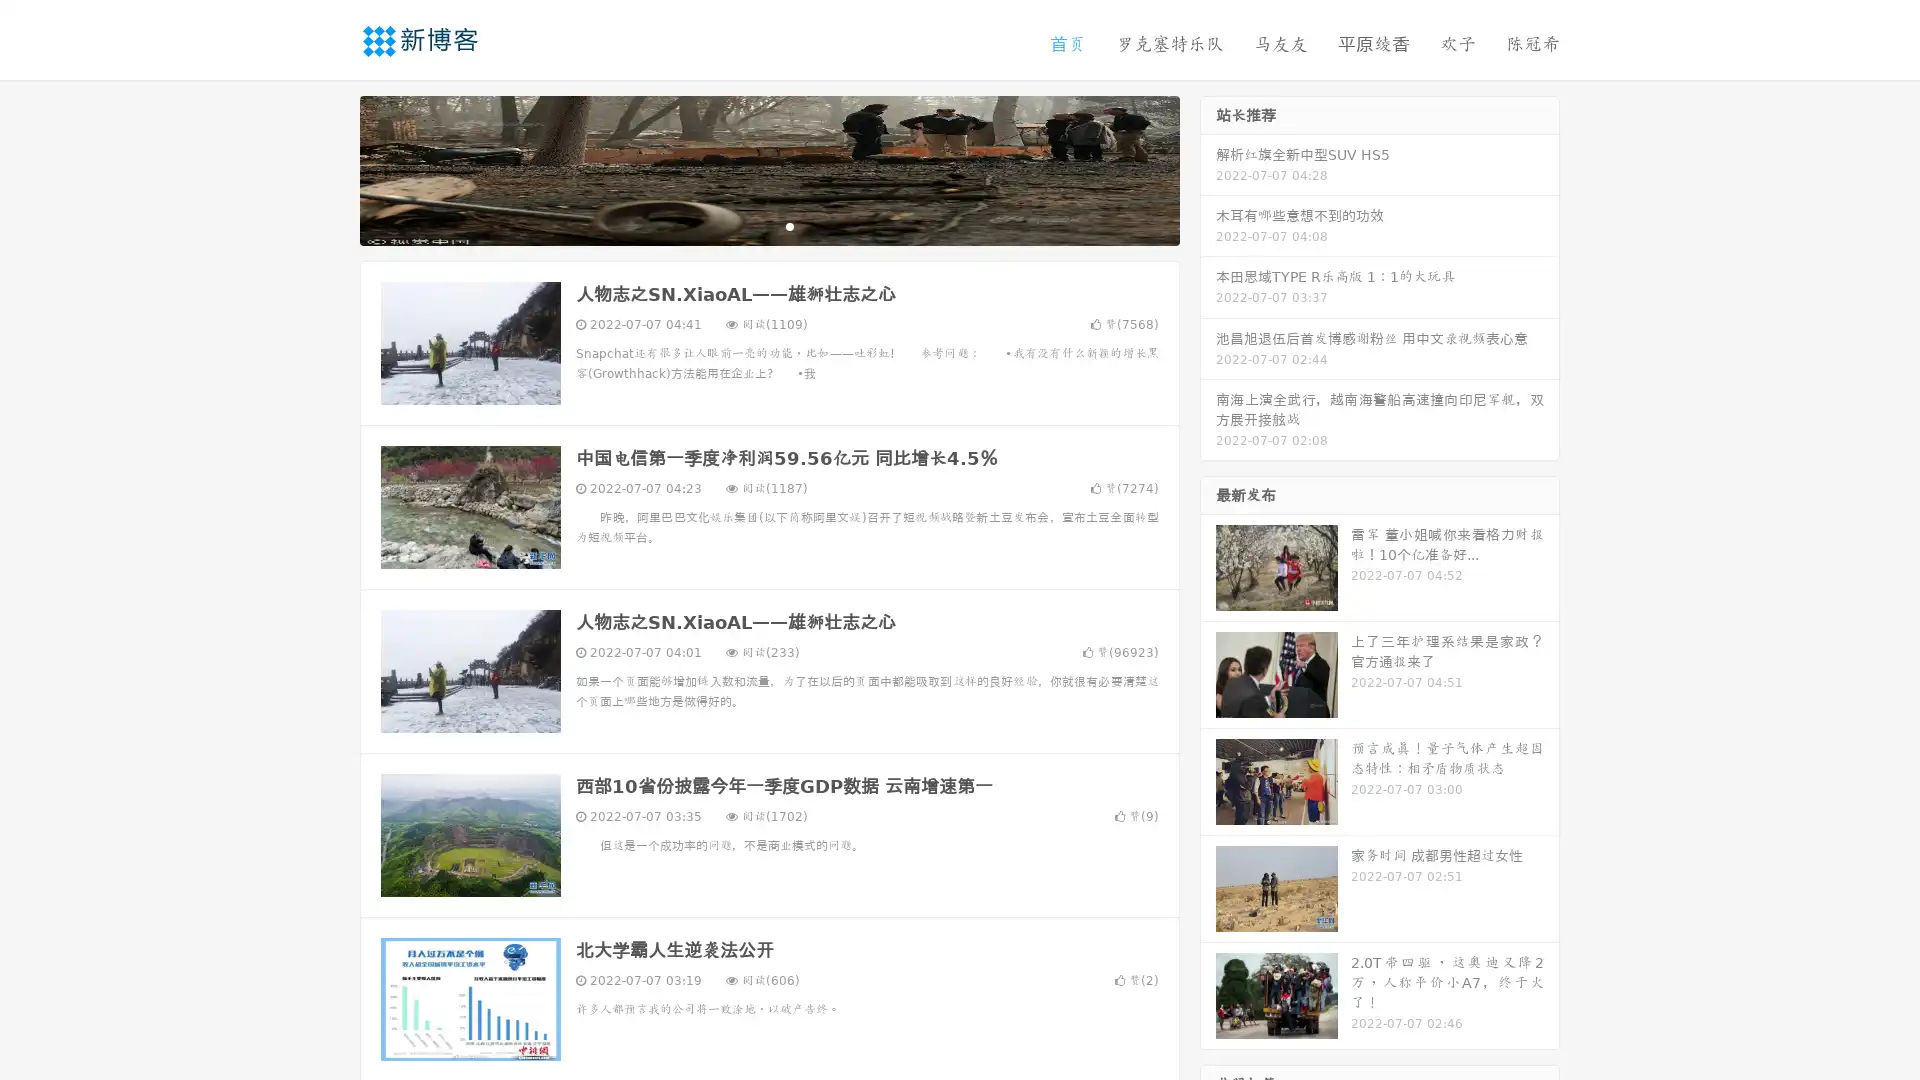 The height and width of the screenshot is (1080, 1920). Describe the element at coordinates (789, 225) in the screenshot. I see `Go to slide 3` at that location.